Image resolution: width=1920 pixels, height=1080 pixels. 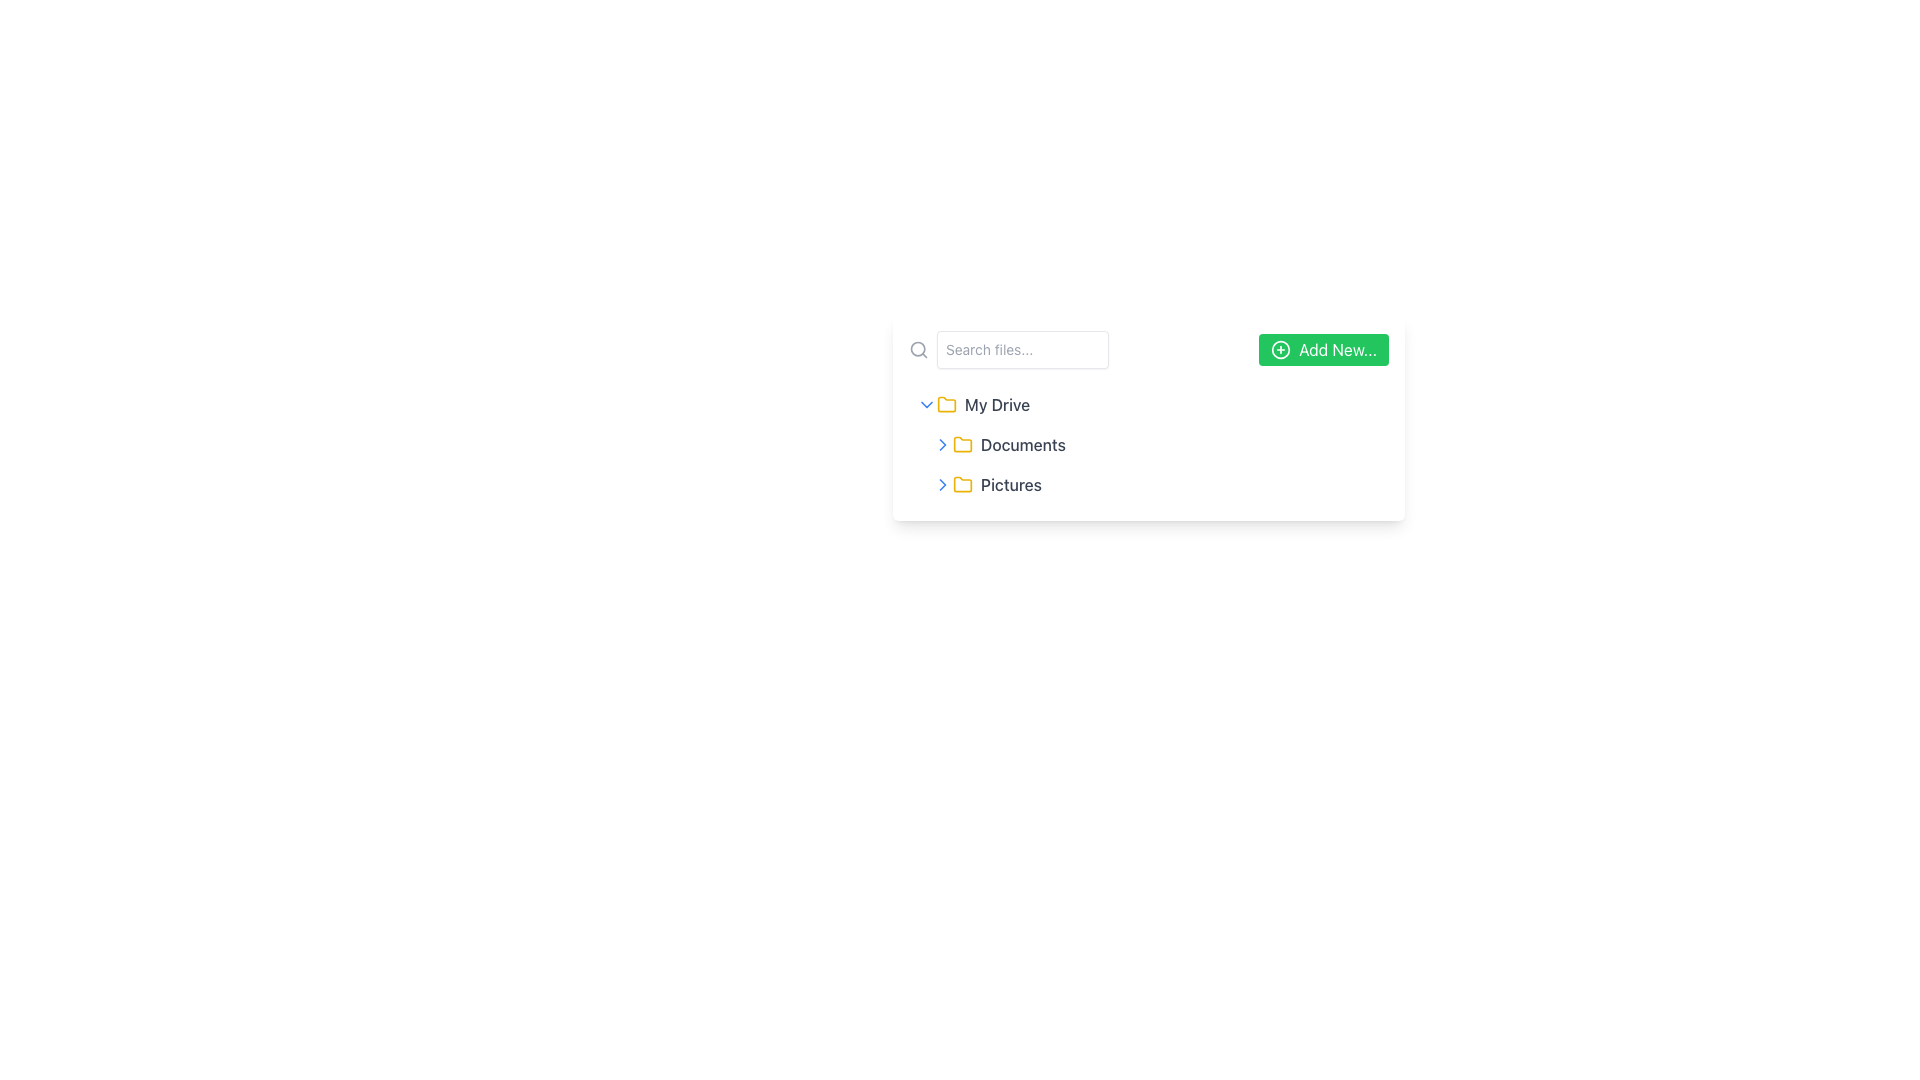 I want to click on the yellow folder icon with a minimalist design located in the 'My Drive' section, positioned as the third element in the row, so click(x=945, y=405).